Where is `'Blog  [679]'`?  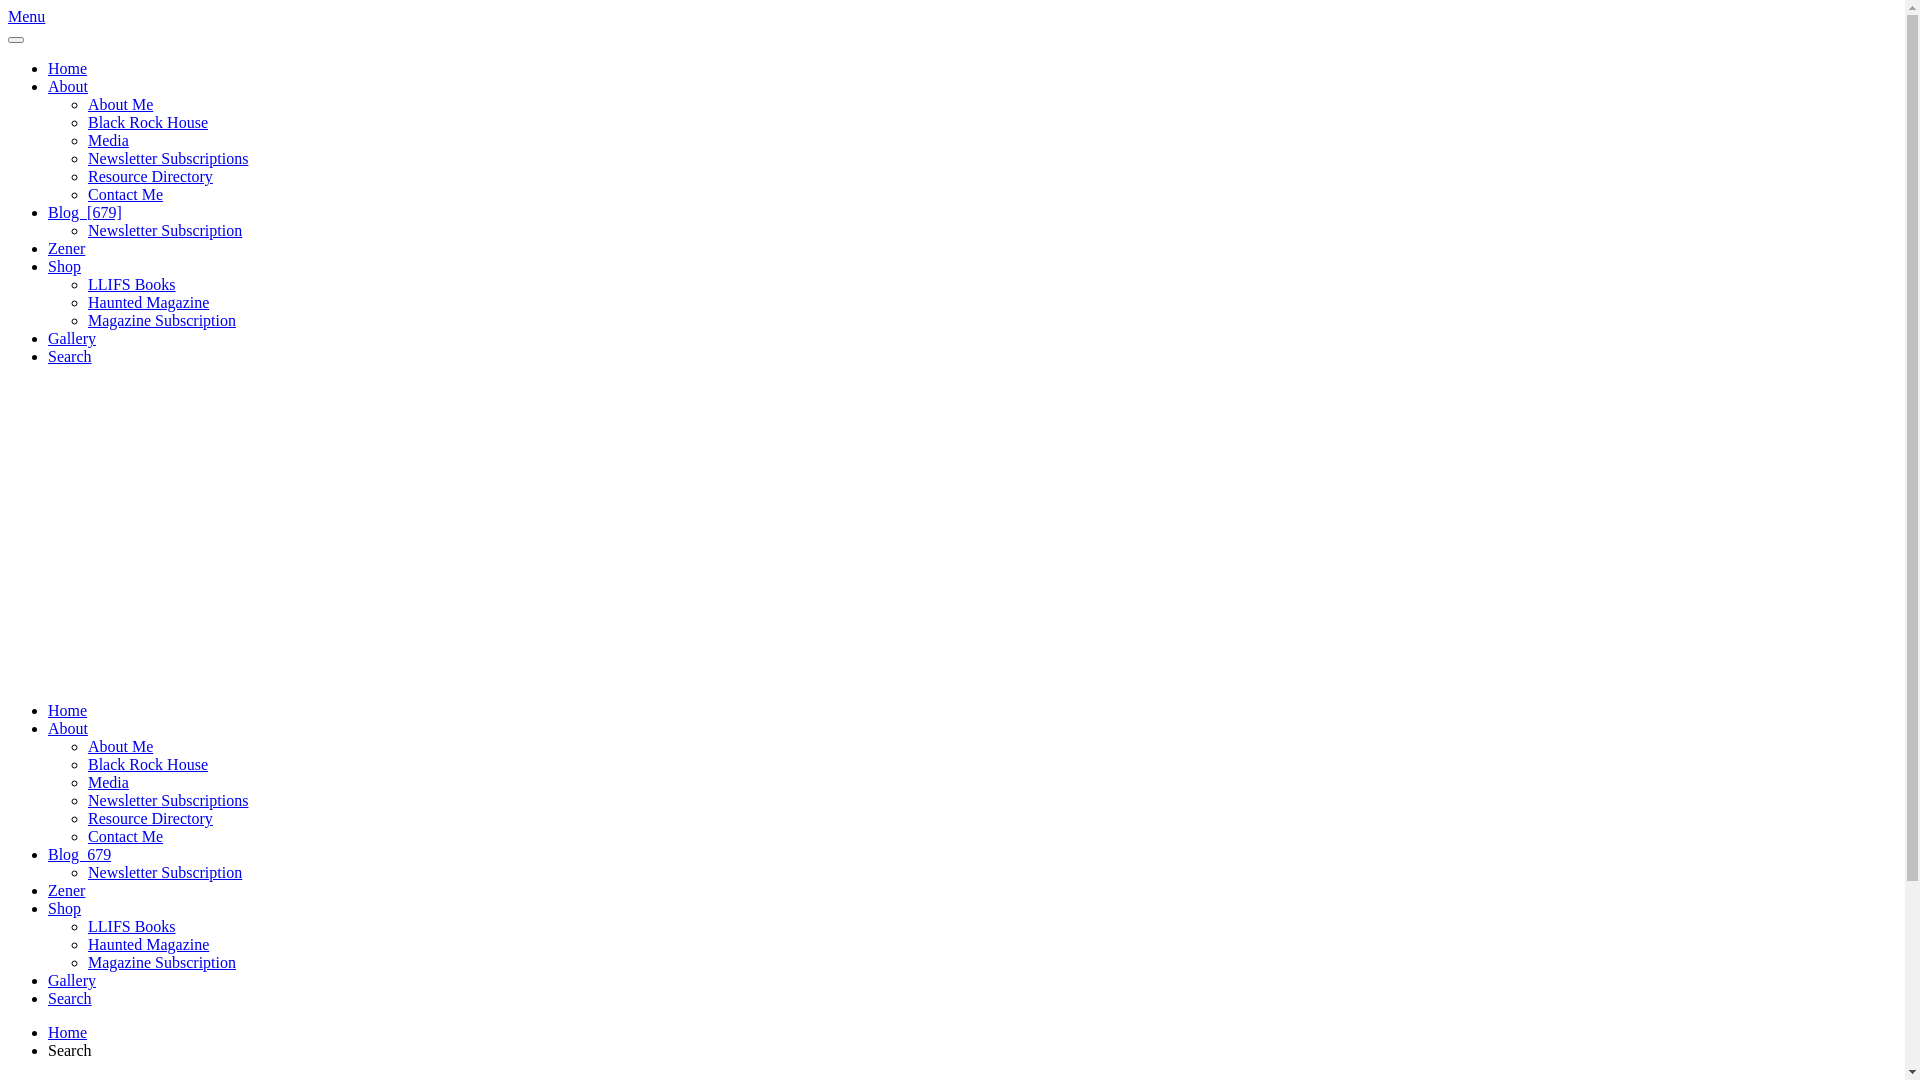
'Blog  [679]' is located at coordinates (84, 212).